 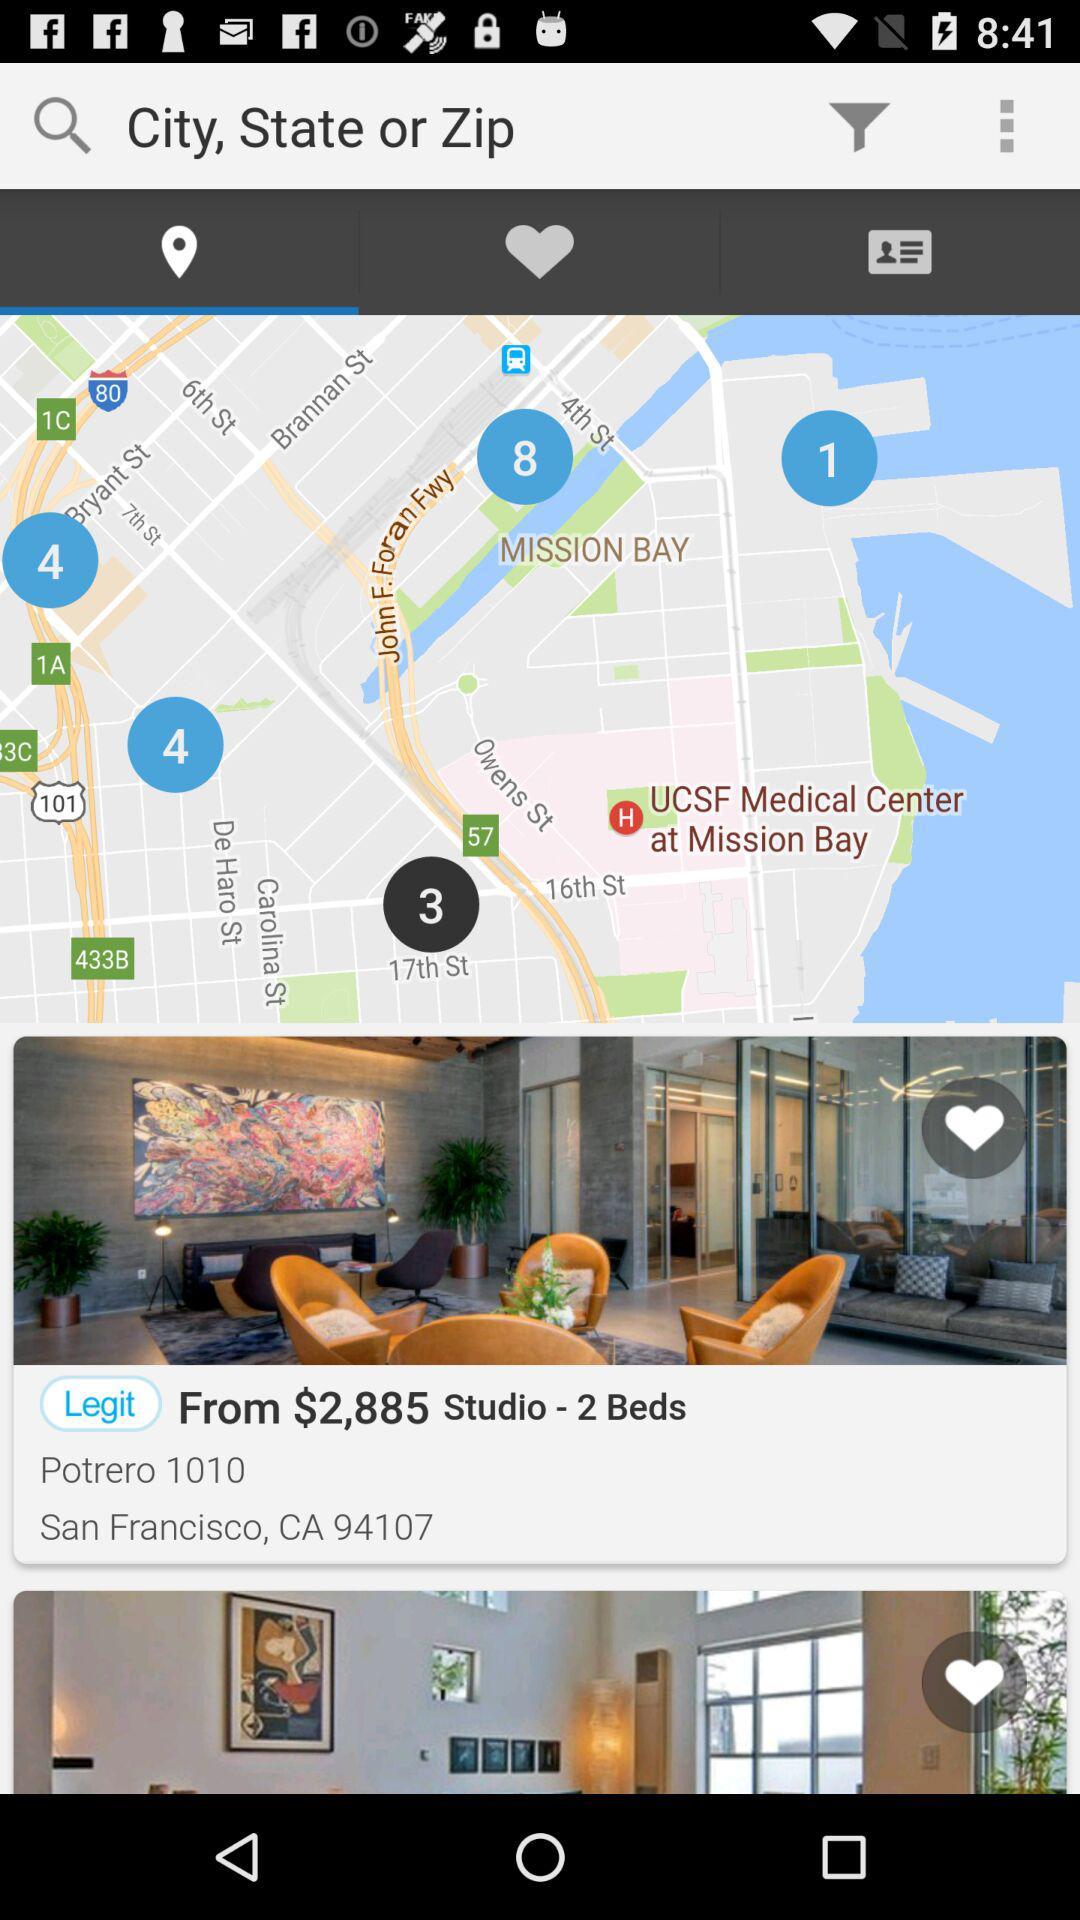 I want to click on the list item, so click(x=948, y=1716).